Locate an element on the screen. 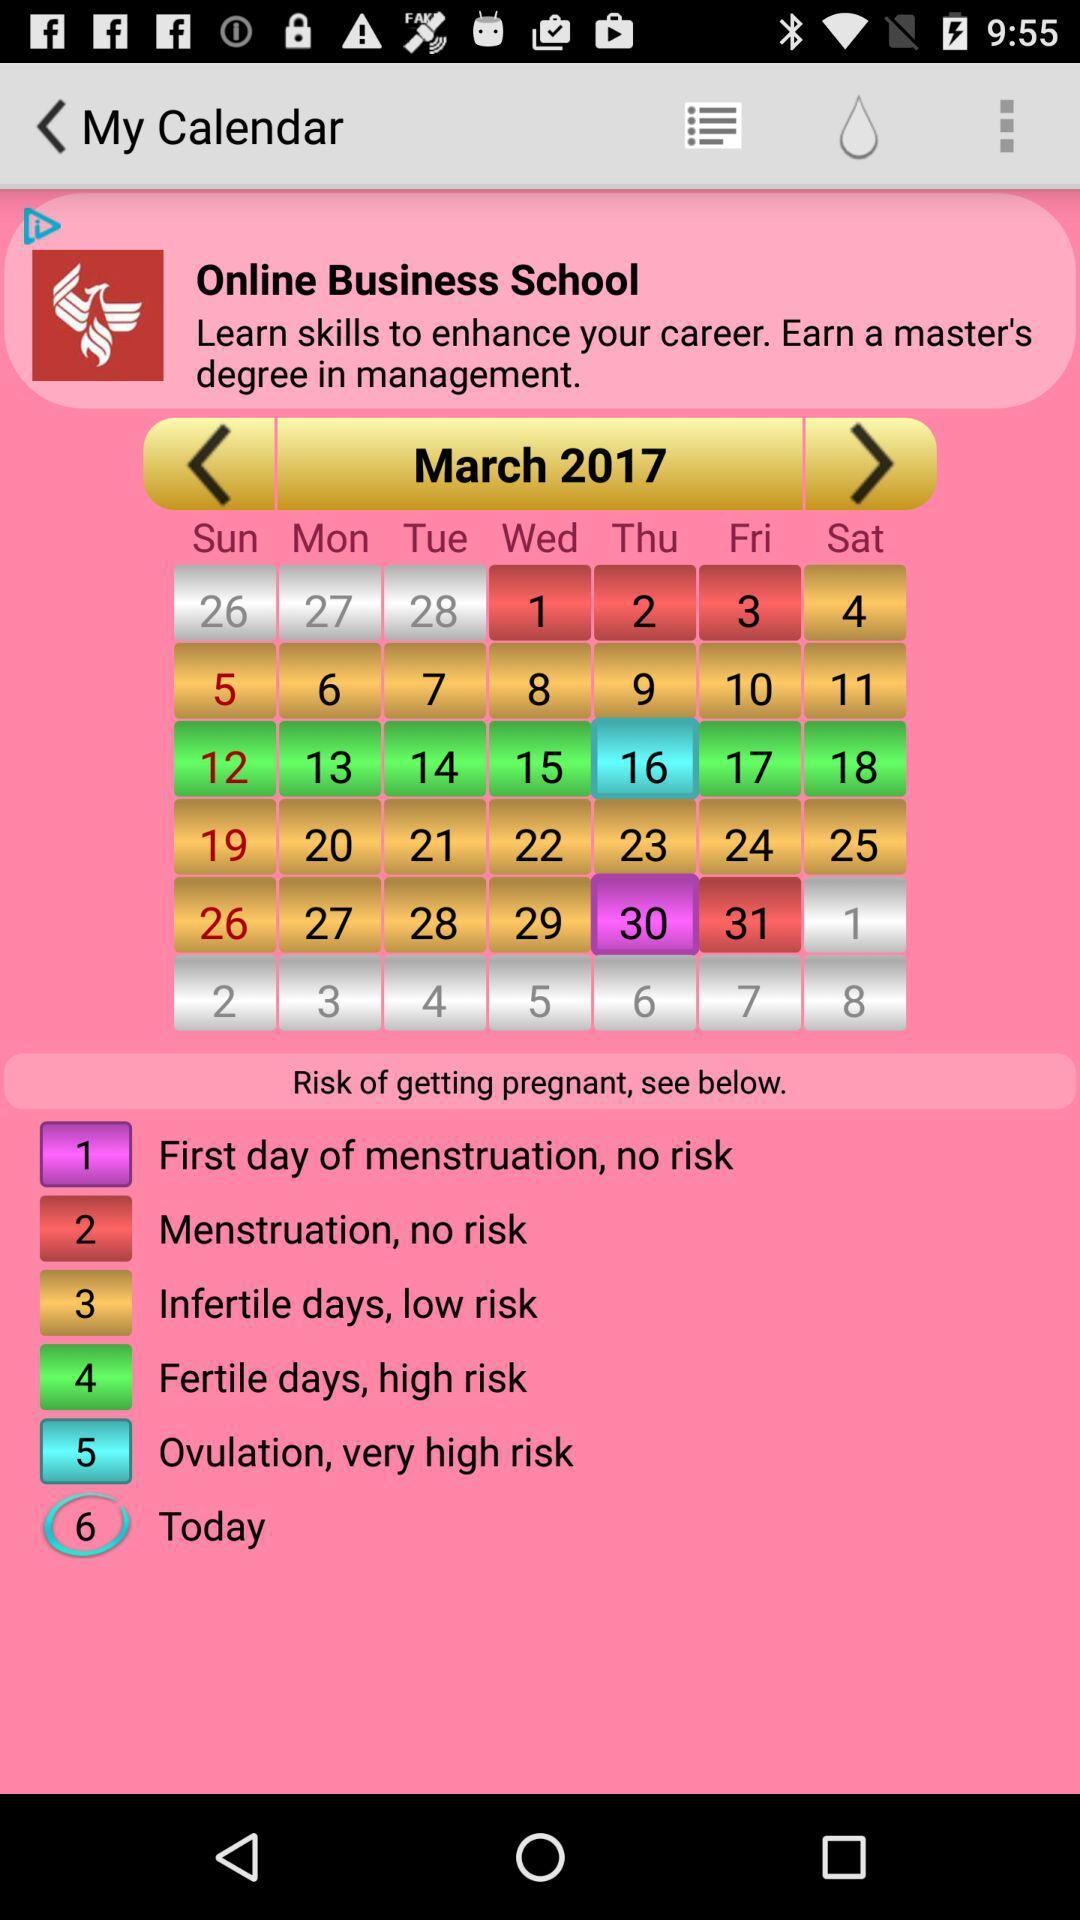 The height and width of the screenshot is (1920, 1080). the arrow_forward icon is located at coordinates (870, 496).